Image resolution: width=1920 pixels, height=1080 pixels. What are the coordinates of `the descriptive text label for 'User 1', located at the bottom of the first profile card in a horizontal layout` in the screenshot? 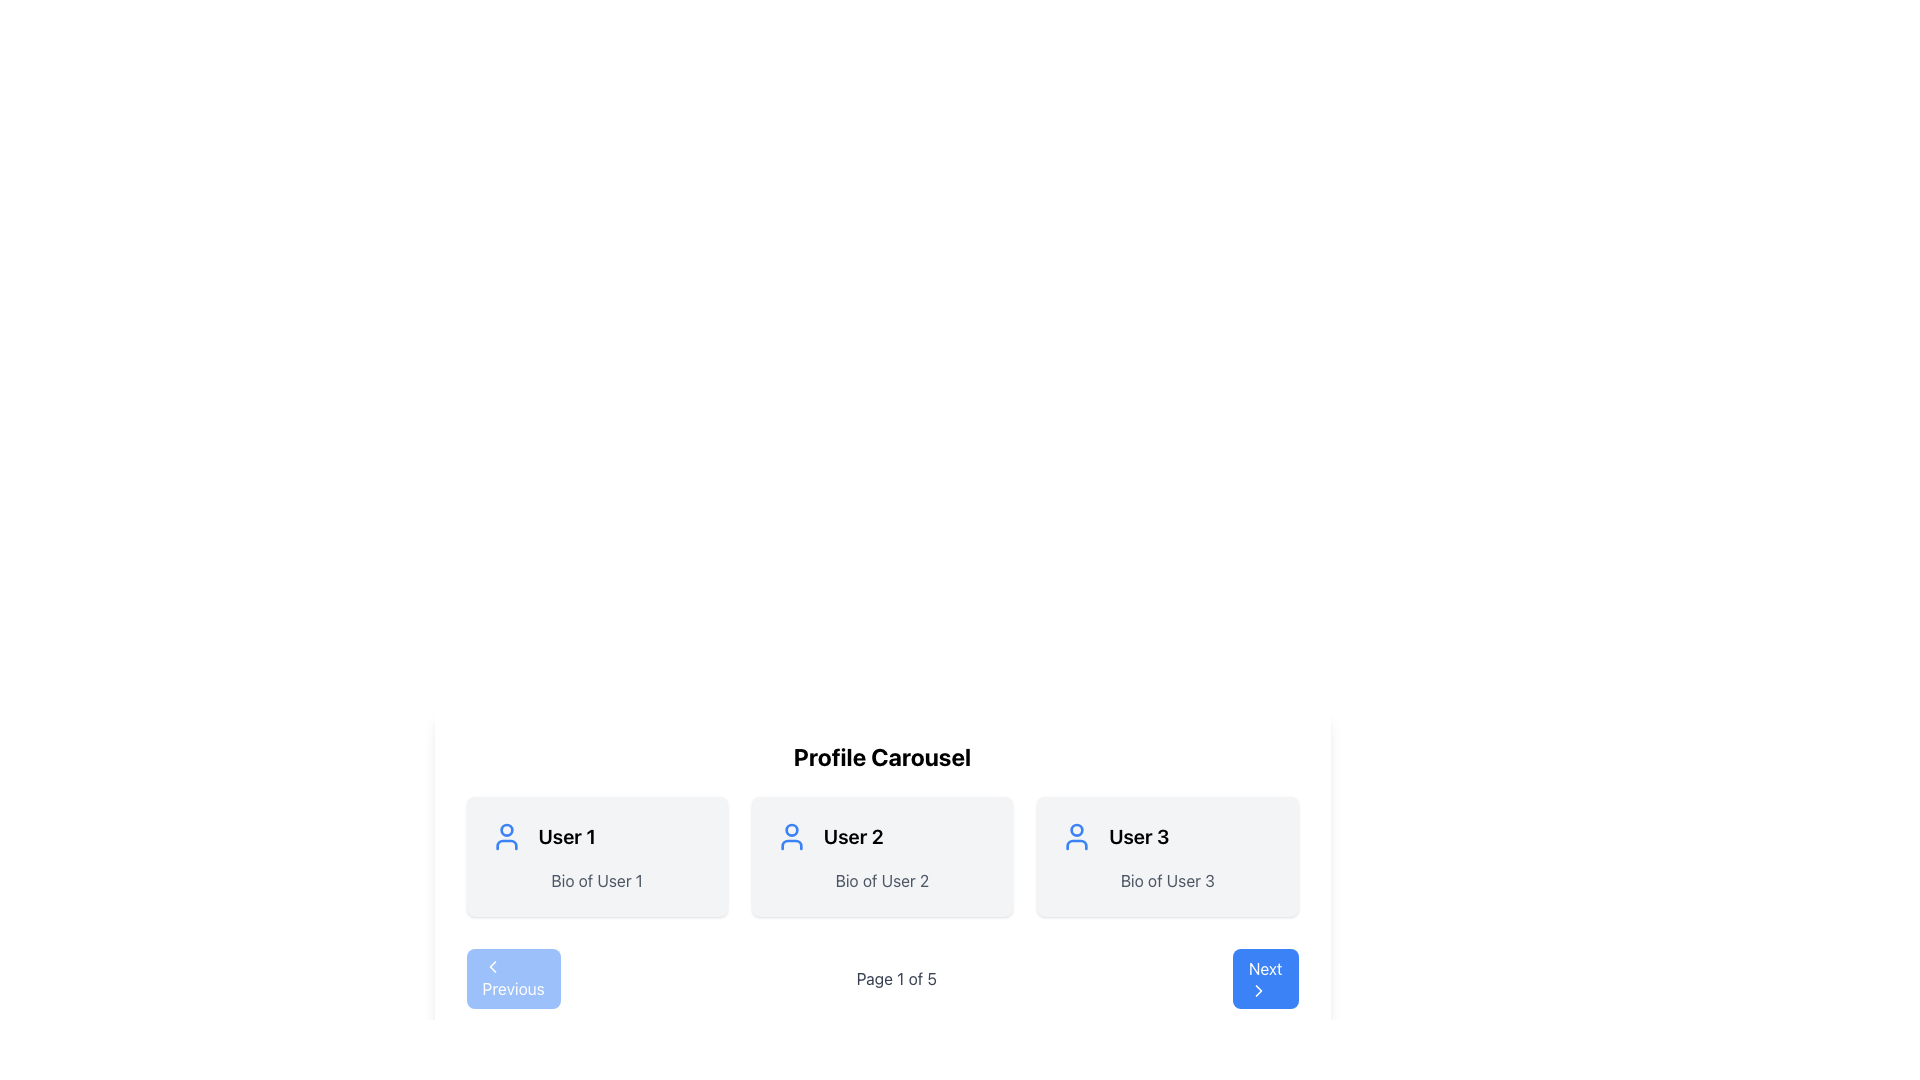 It's located at (596, 879).